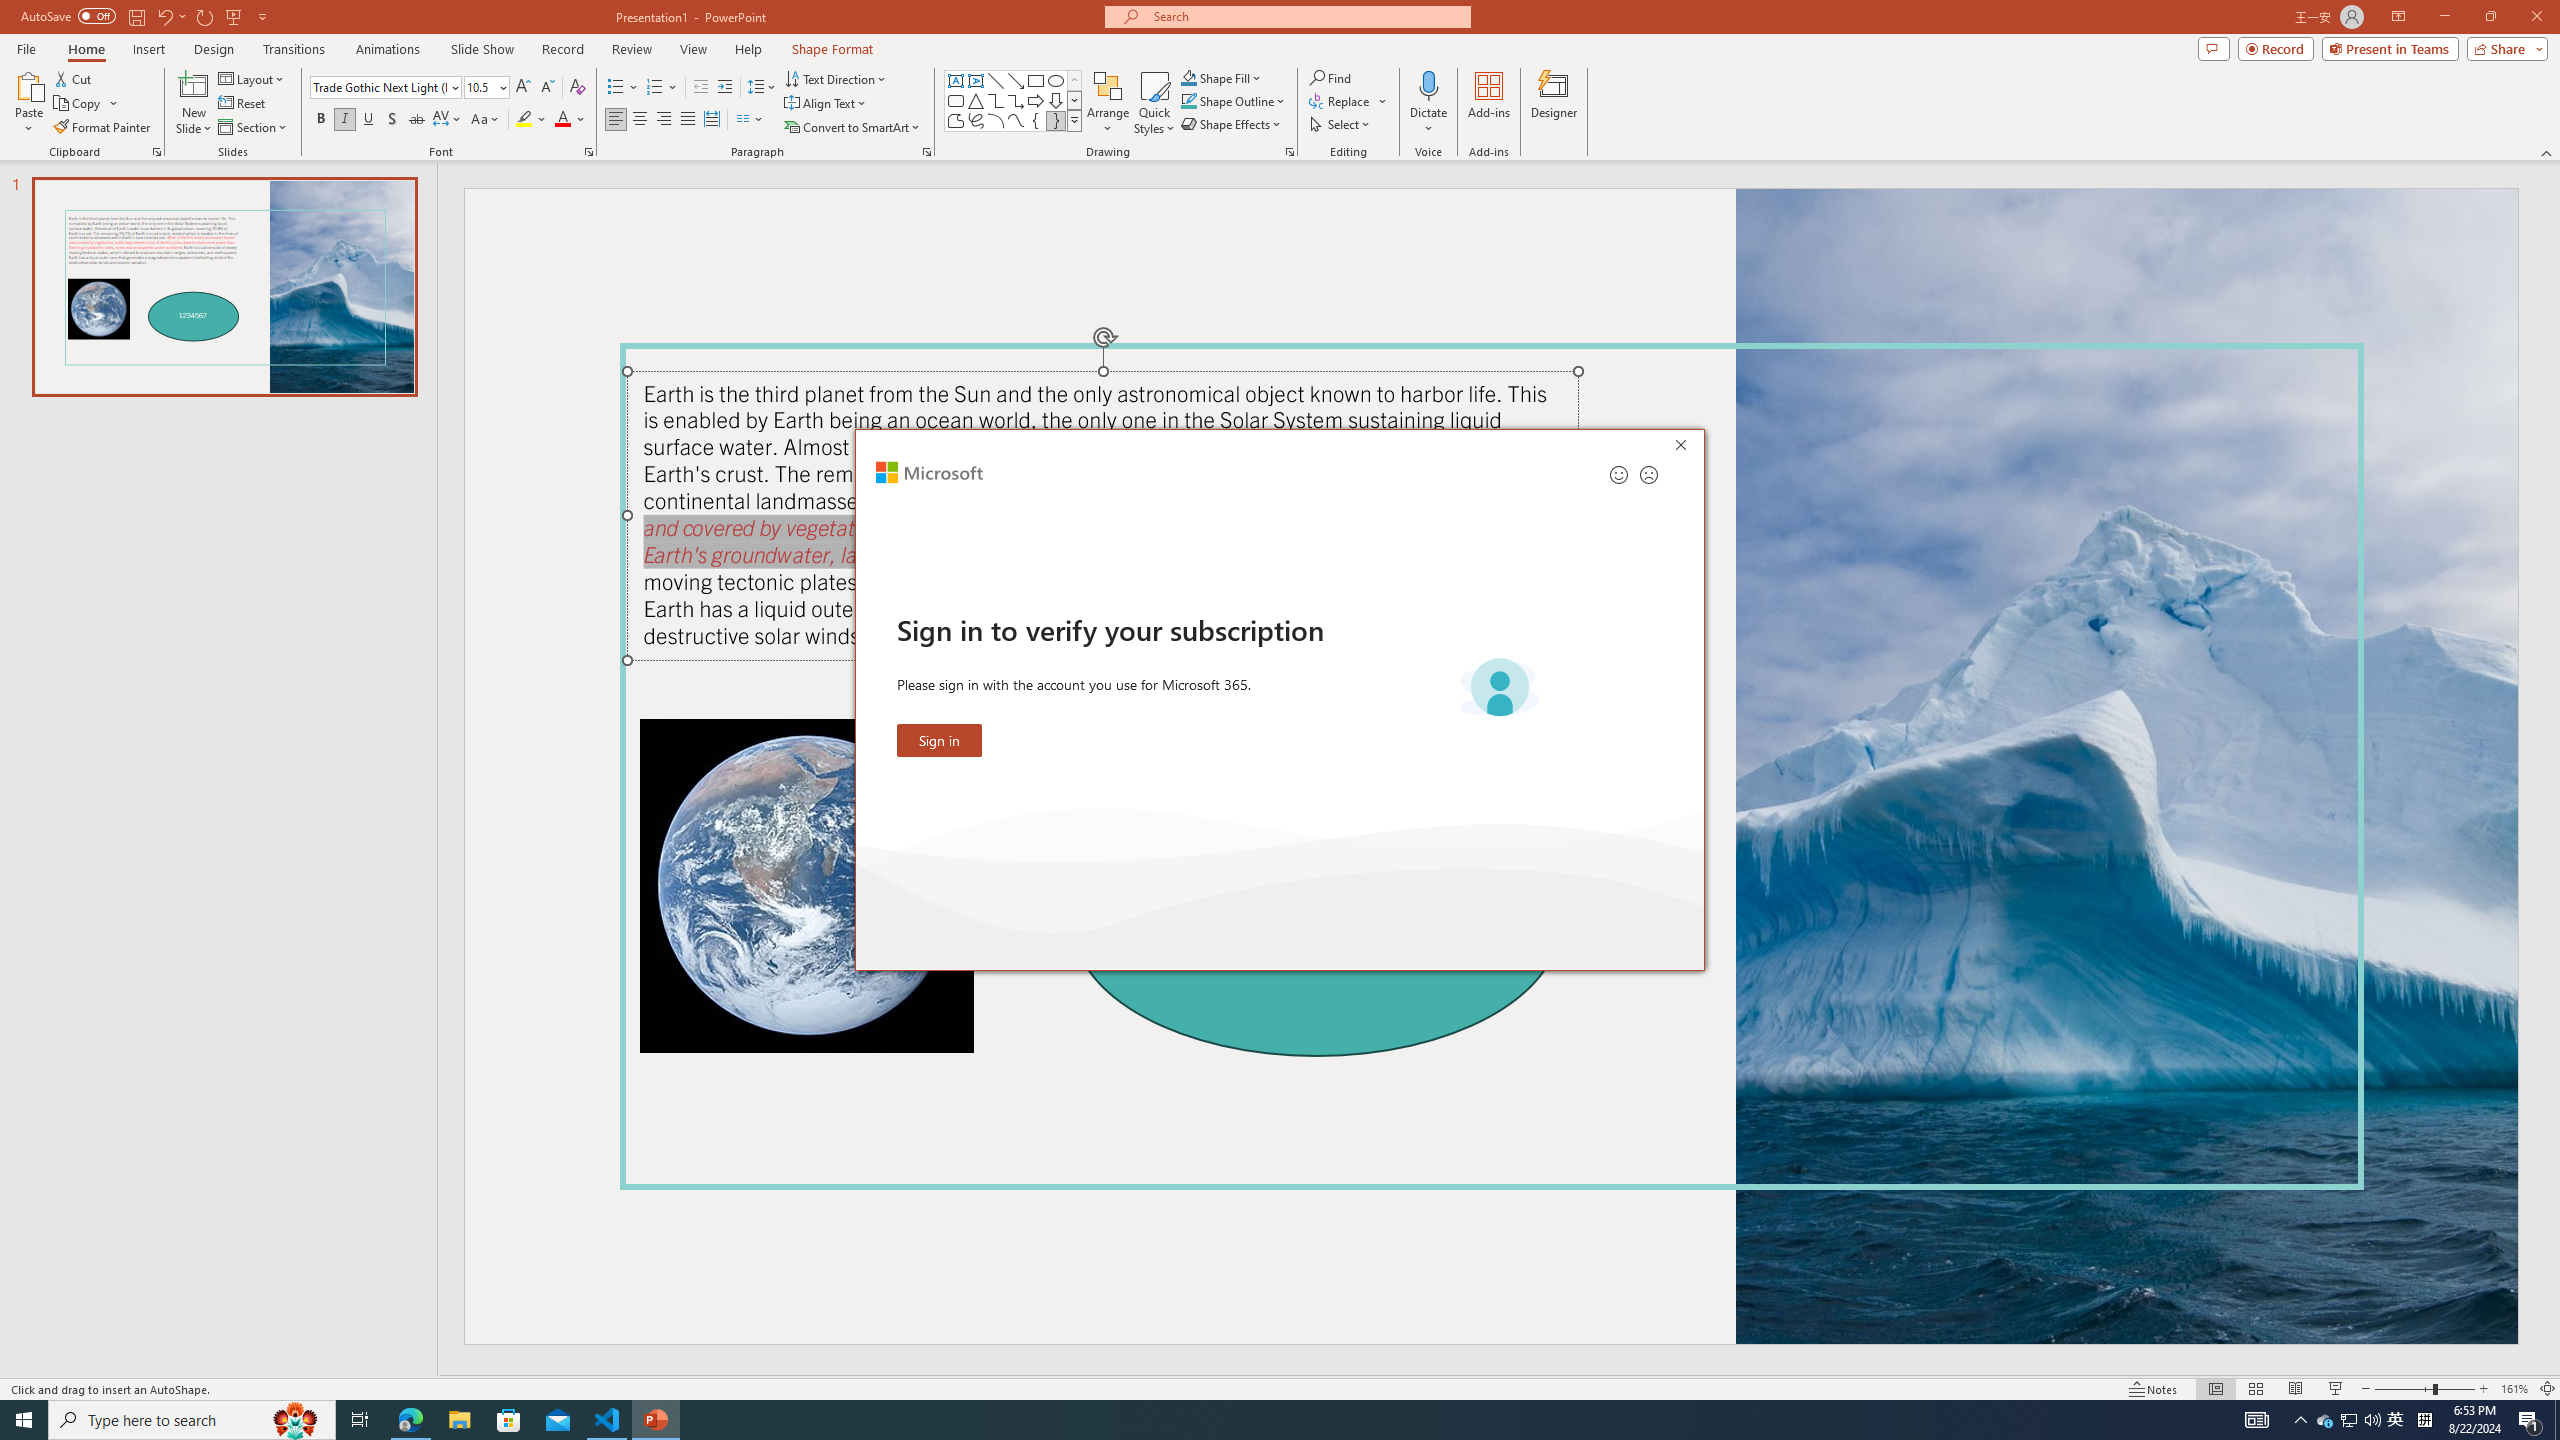  Describe the element at coordinates (955, 99) in the screenshot. I see `'Rectangle: Rounded Corners'` at that location.